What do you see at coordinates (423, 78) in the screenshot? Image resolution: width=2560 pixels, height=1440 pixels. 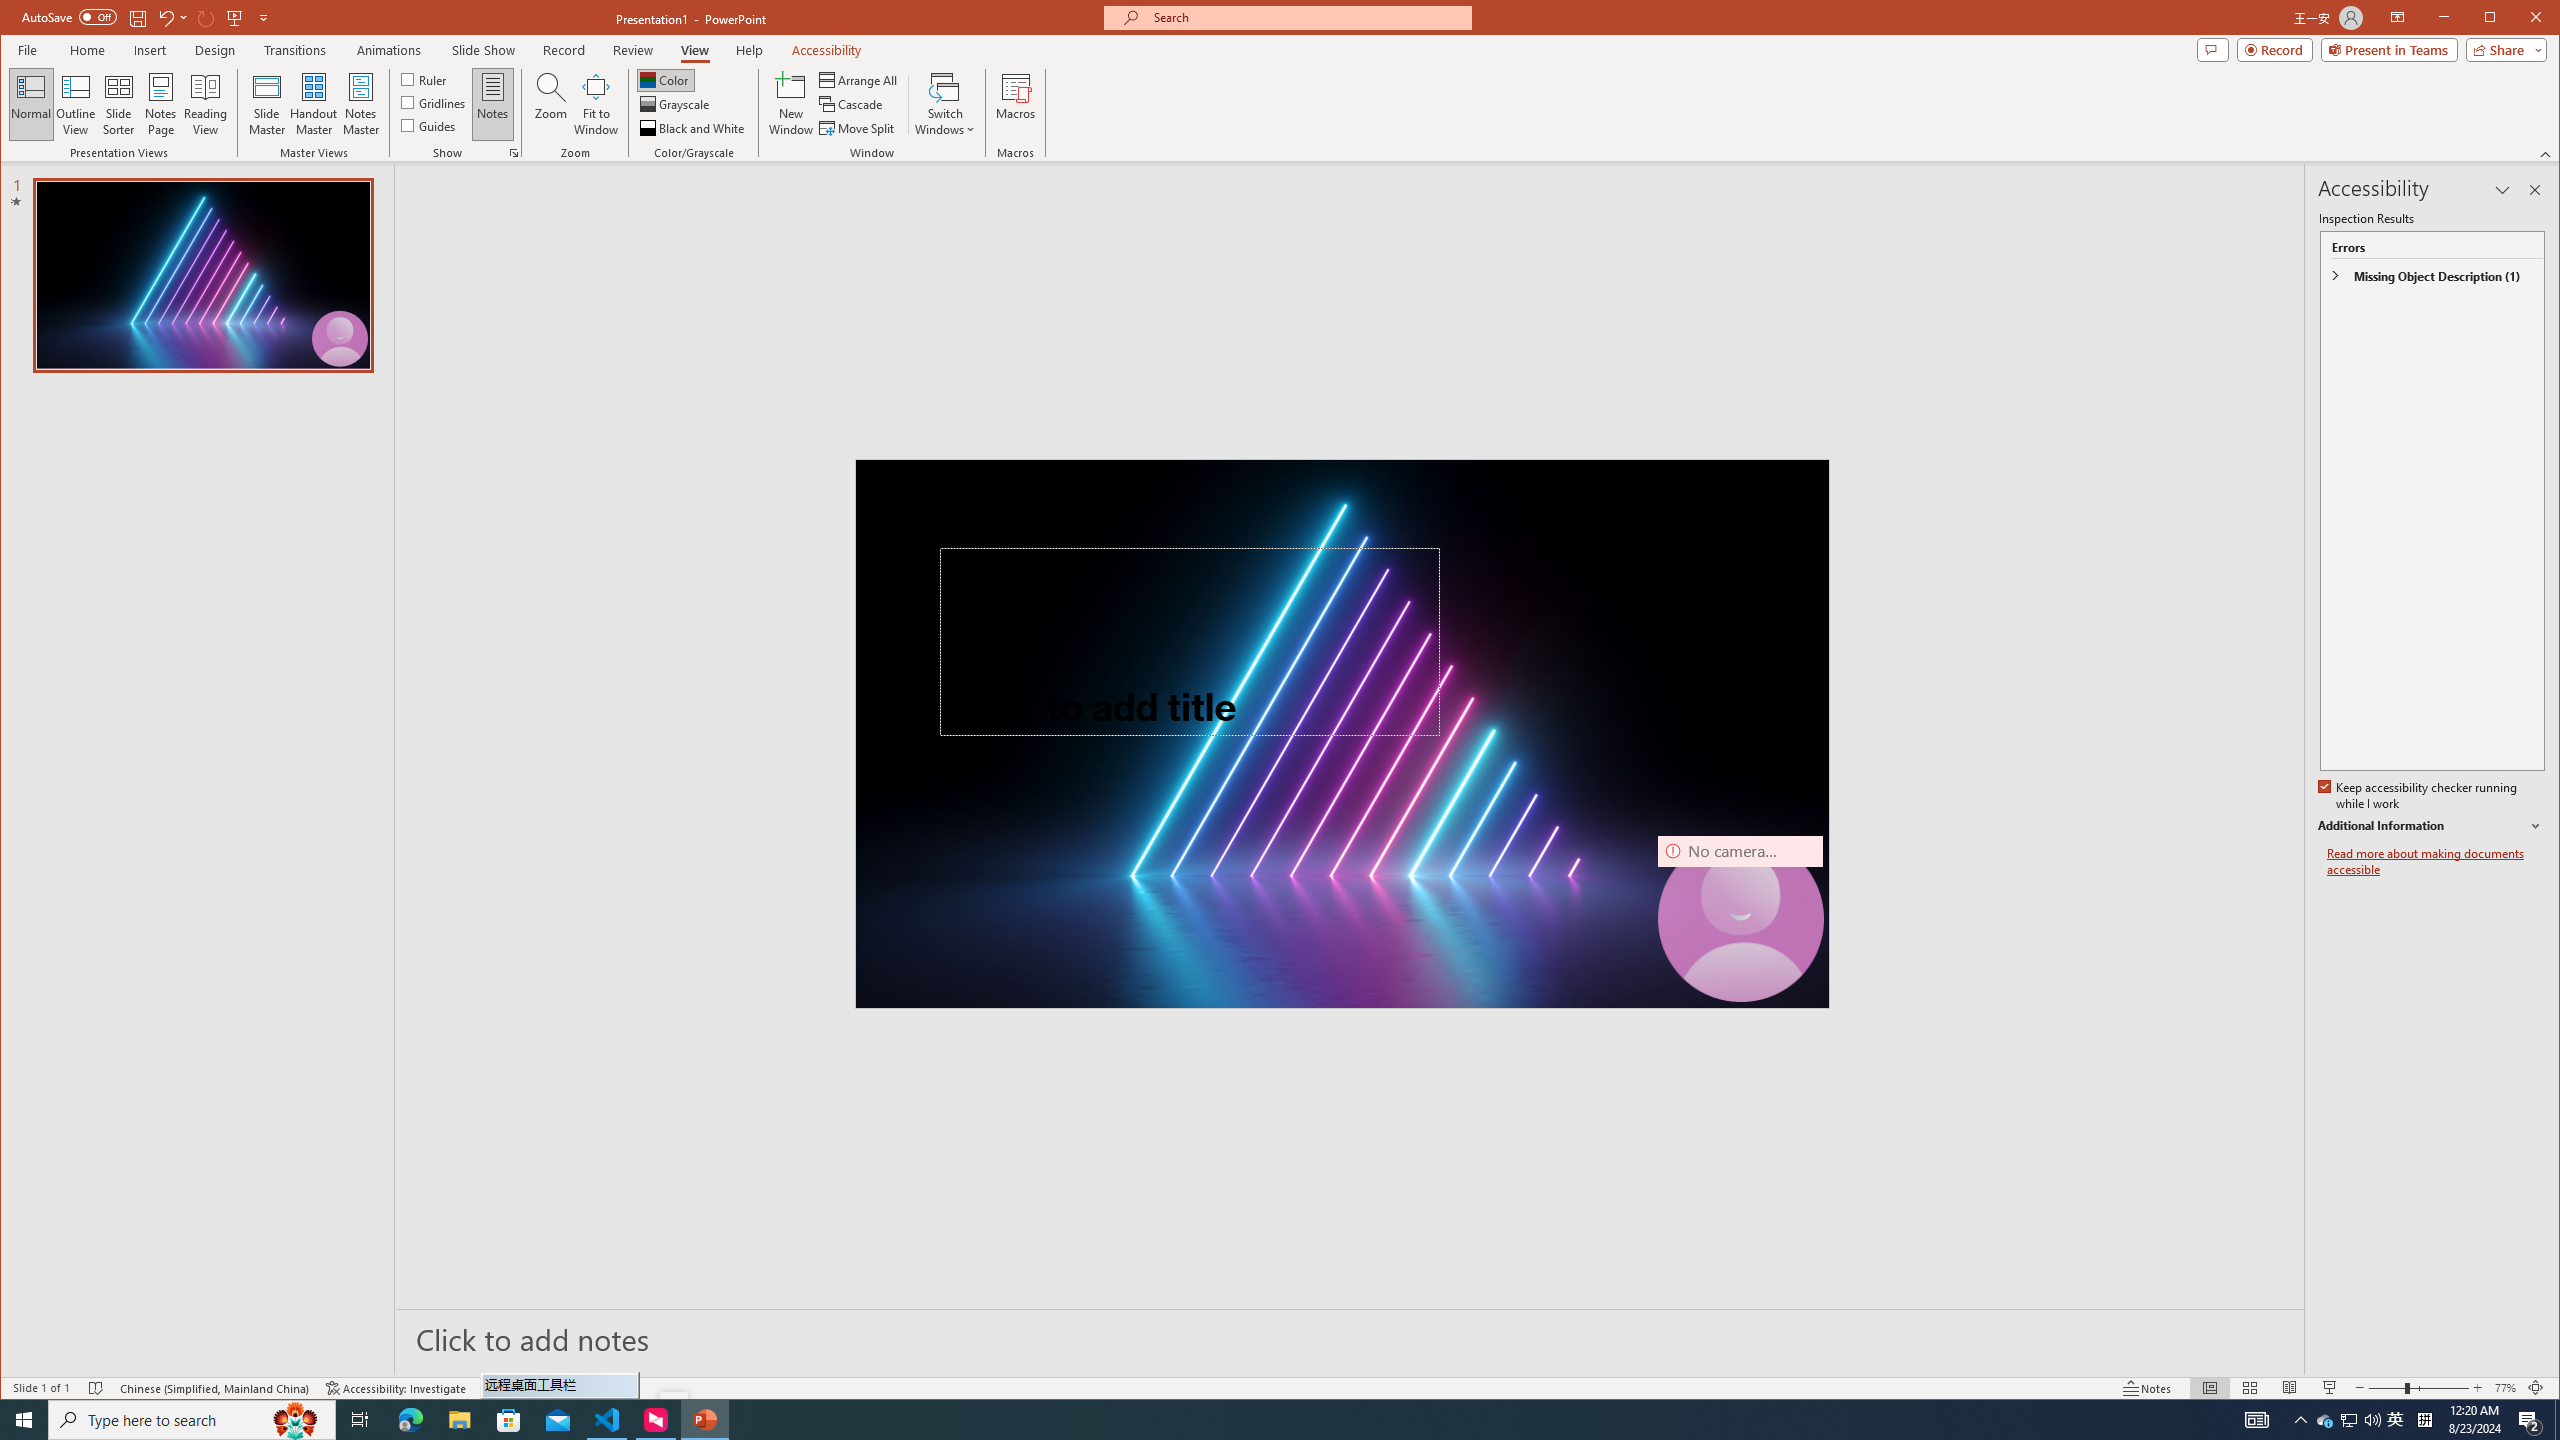 I see `'Ruler'` at bounding box center [423, 78].